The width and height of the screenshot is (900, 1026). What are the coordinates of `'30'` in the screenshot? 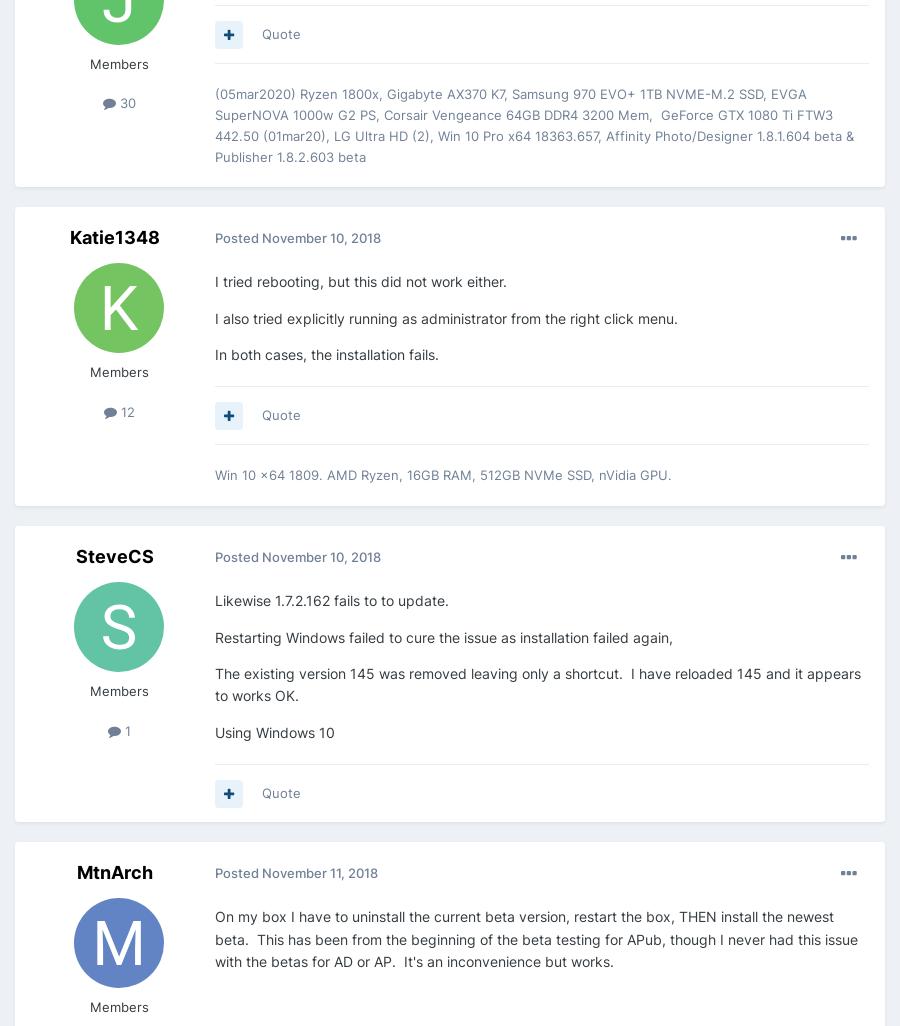 It's located at (125, 103).